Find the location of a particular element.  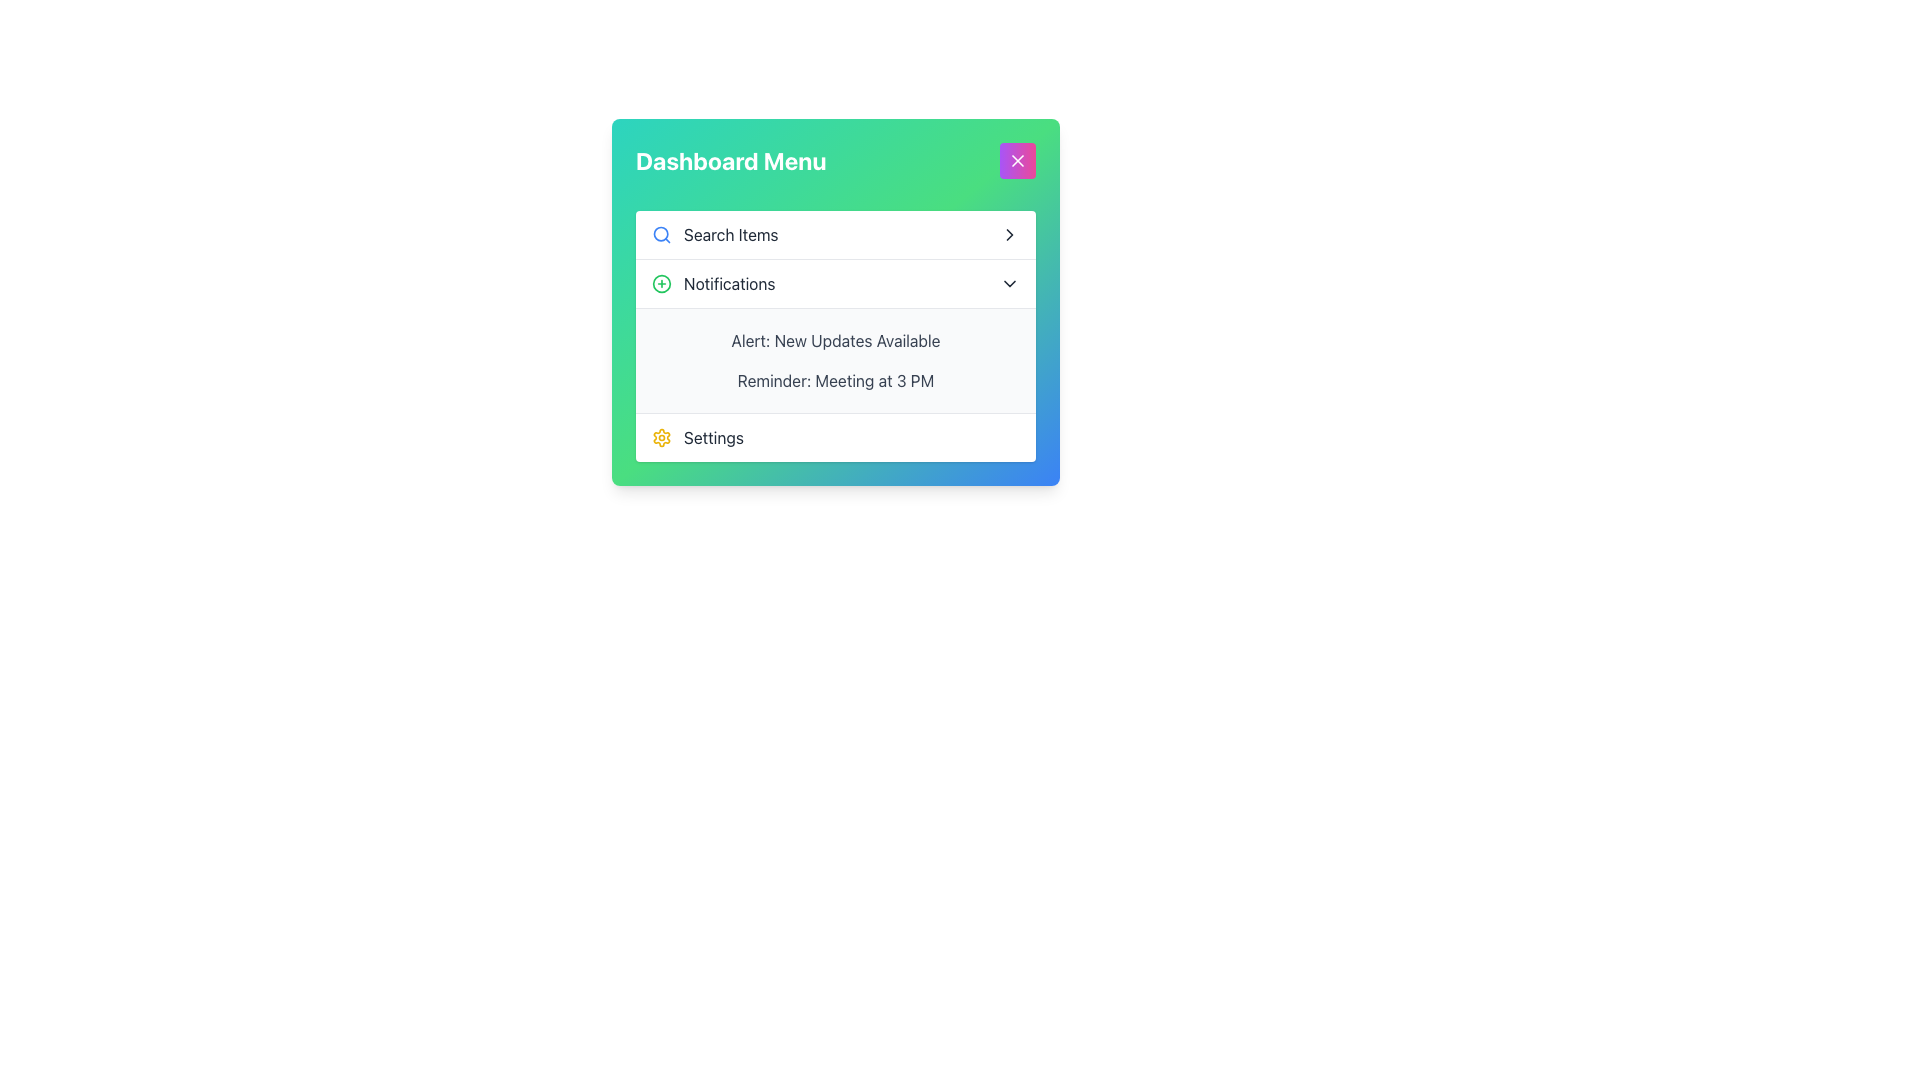

the 'Dashboard Menu' text label displayed in bold 2XL font size located at the top left corner of the rectangular UI card with a green-to-blue gradient background is located at coordinates (730, 160).